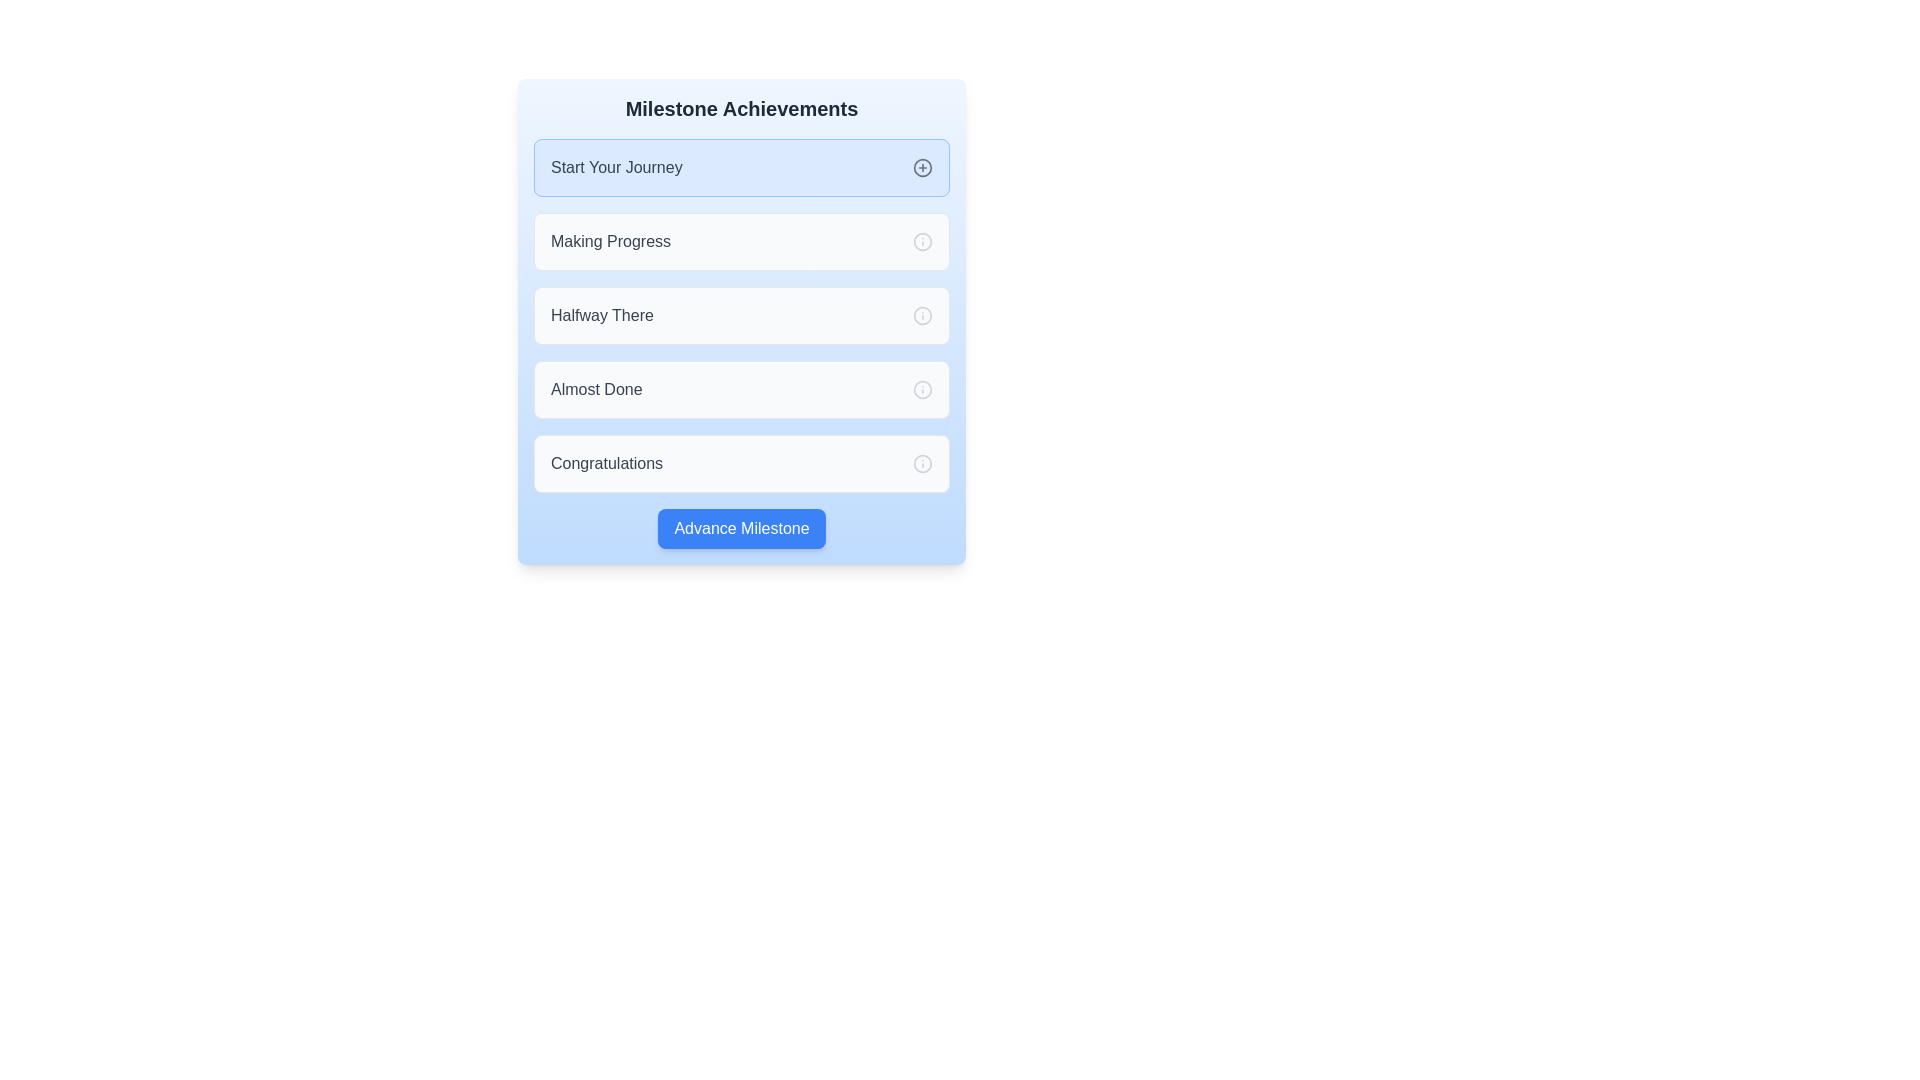  What do you see at coordinates (609, 241) in the screenshot?
I see `the Static Text Label displaying 'Making Progress'` at bounding box center [609, 241].